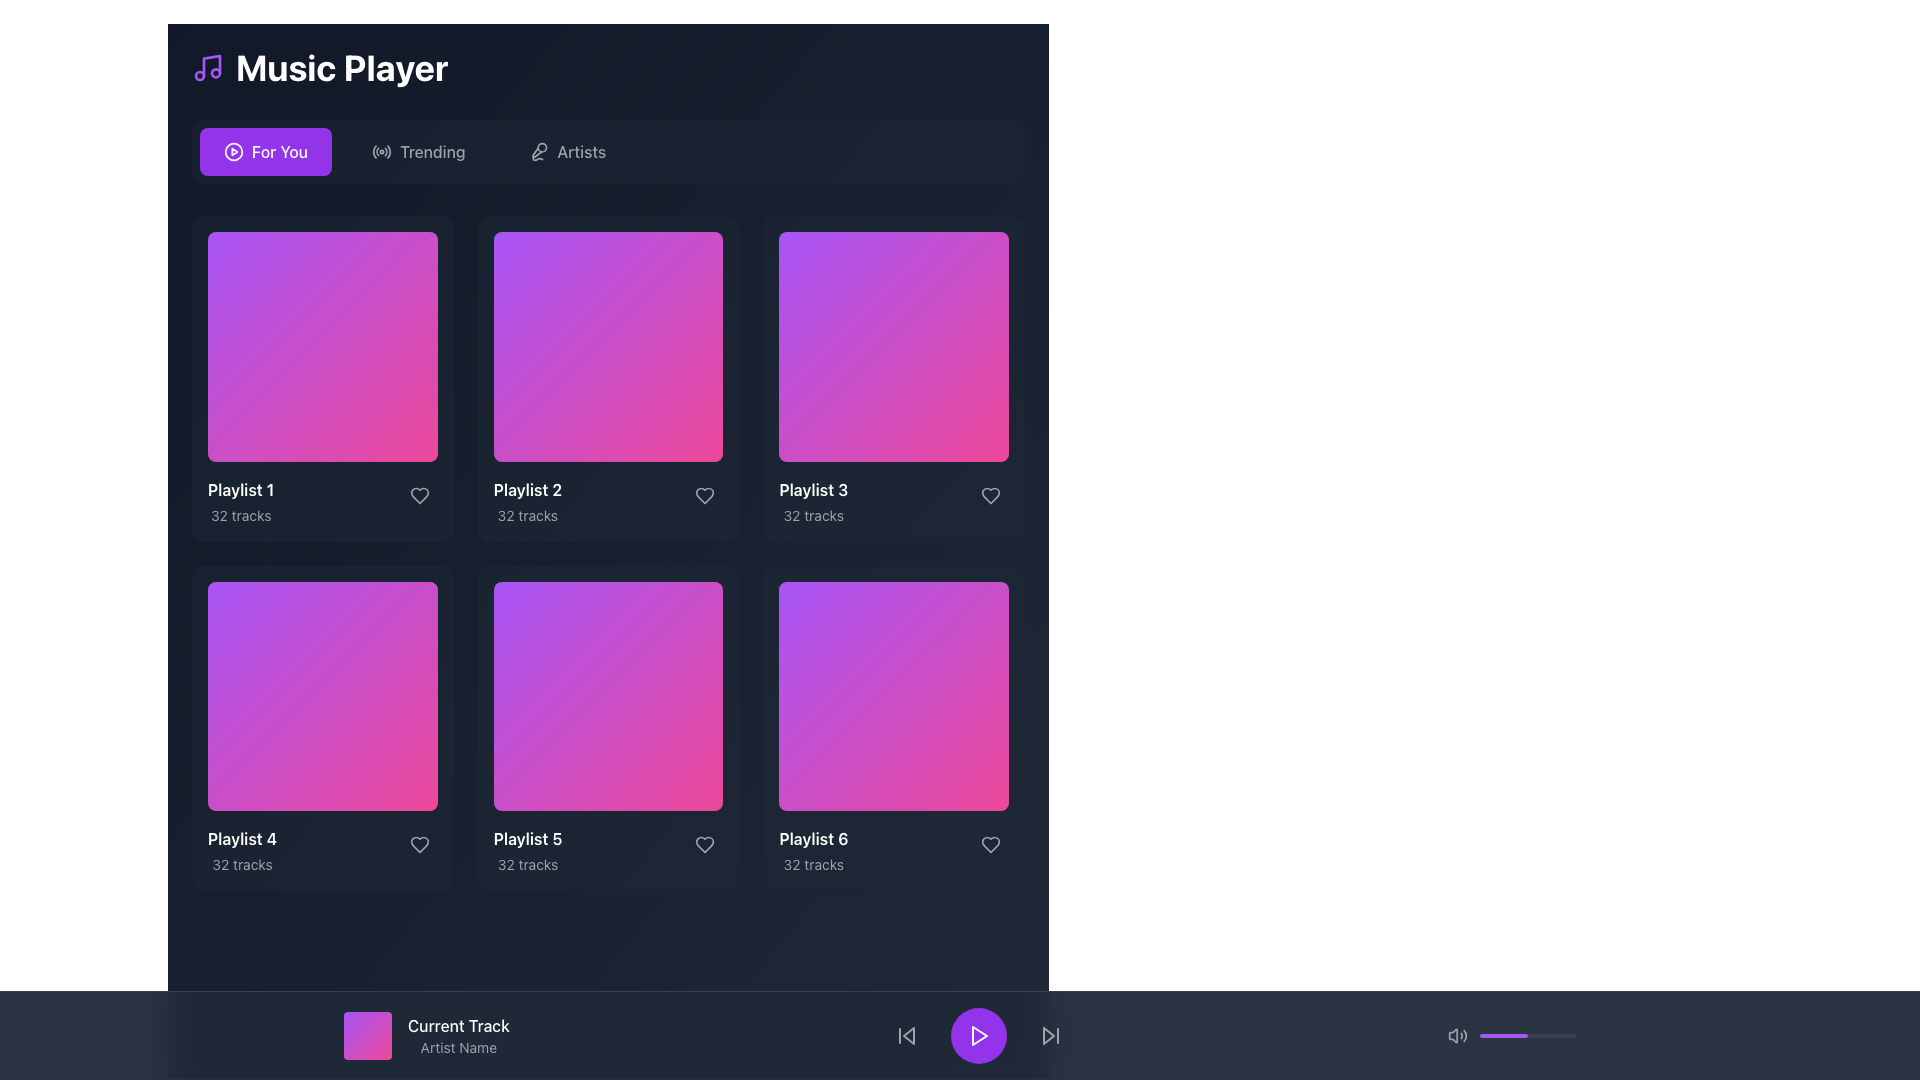 The width and height of the screenshot is (1920, 1080). What do you see at coordinates (813, 500) in the screenshot?
I see `the text block displaying 'Playlist 3' with 32 tracks, located in the center-right section of the playlist grid, specifically in the third tile from the left on the second row` at bounding box center [813, 500].